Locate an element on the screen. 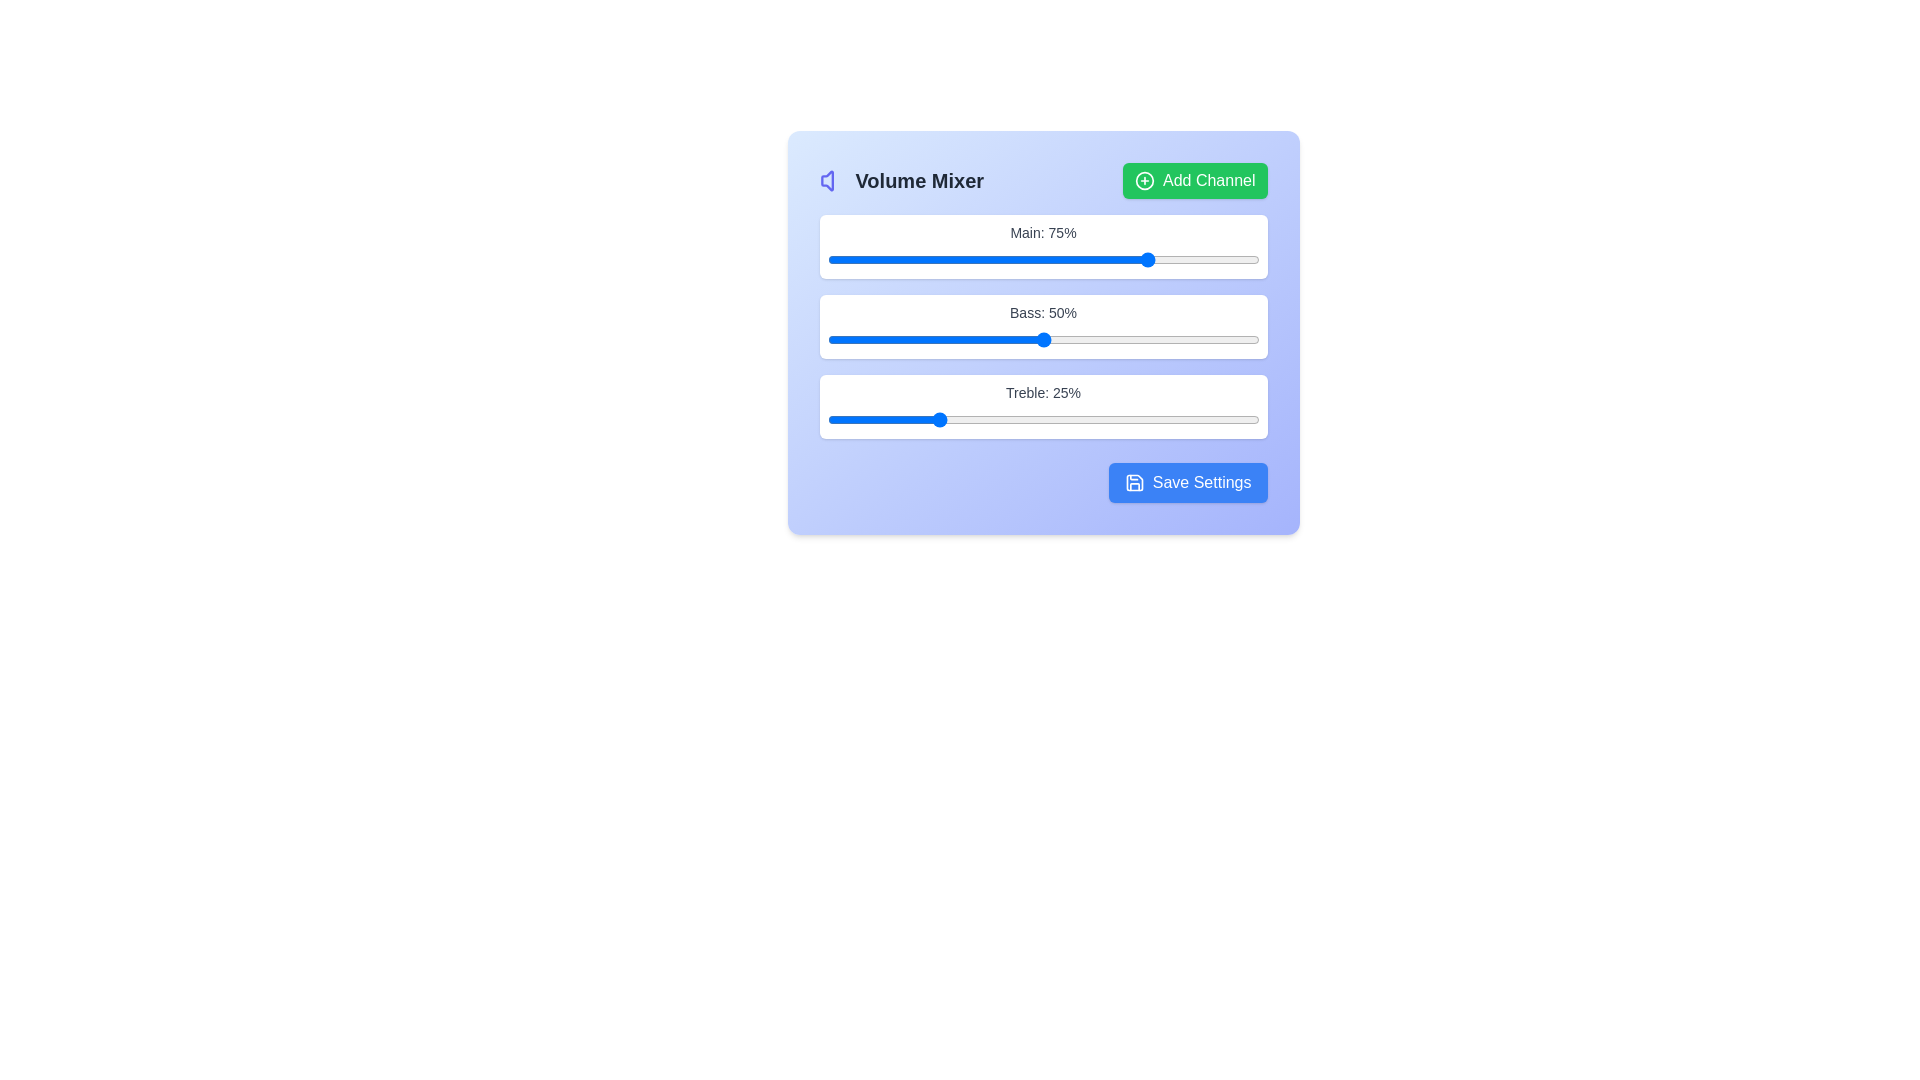 This screenshot has height=1080, width=1920. the bass level is located at coordinates (1021, 338).